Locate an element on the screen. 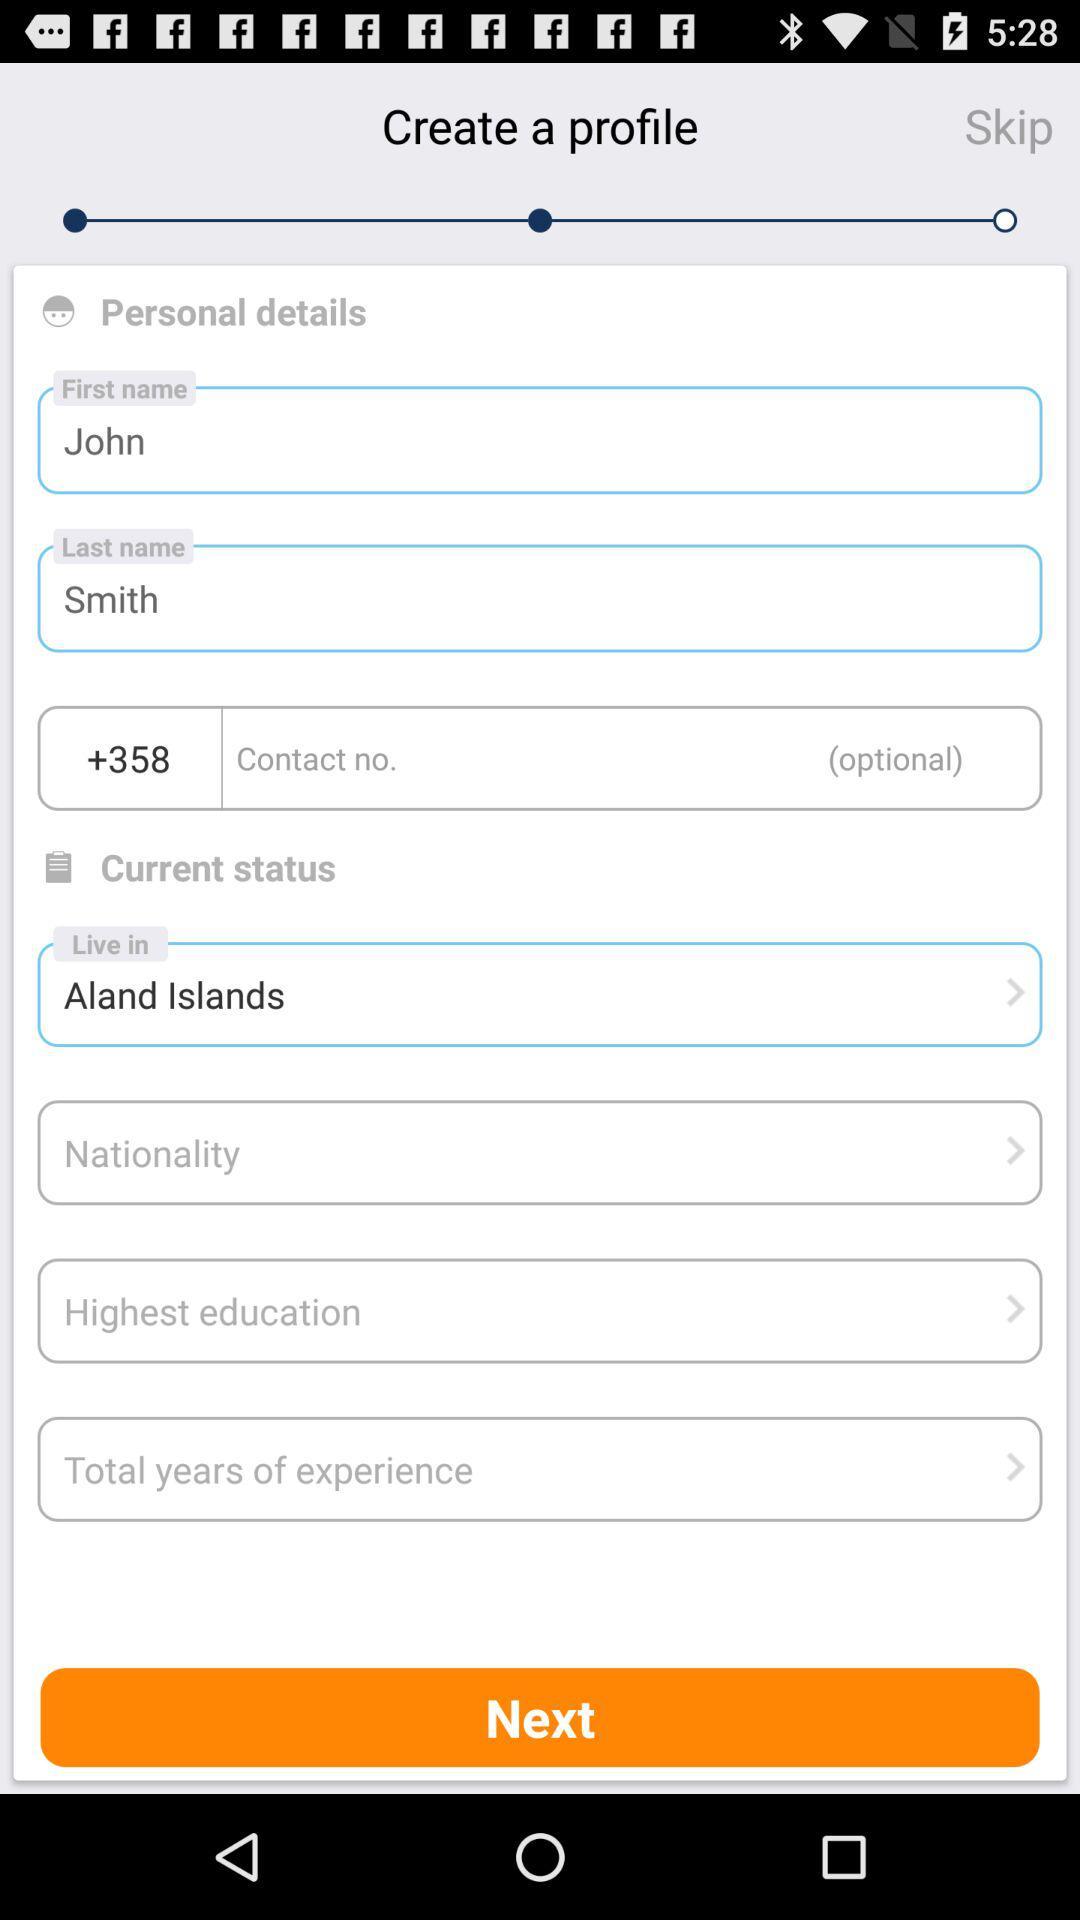 This screenshot has height=1920, width=1080. this box contact option is located at coordinates (632, 757).